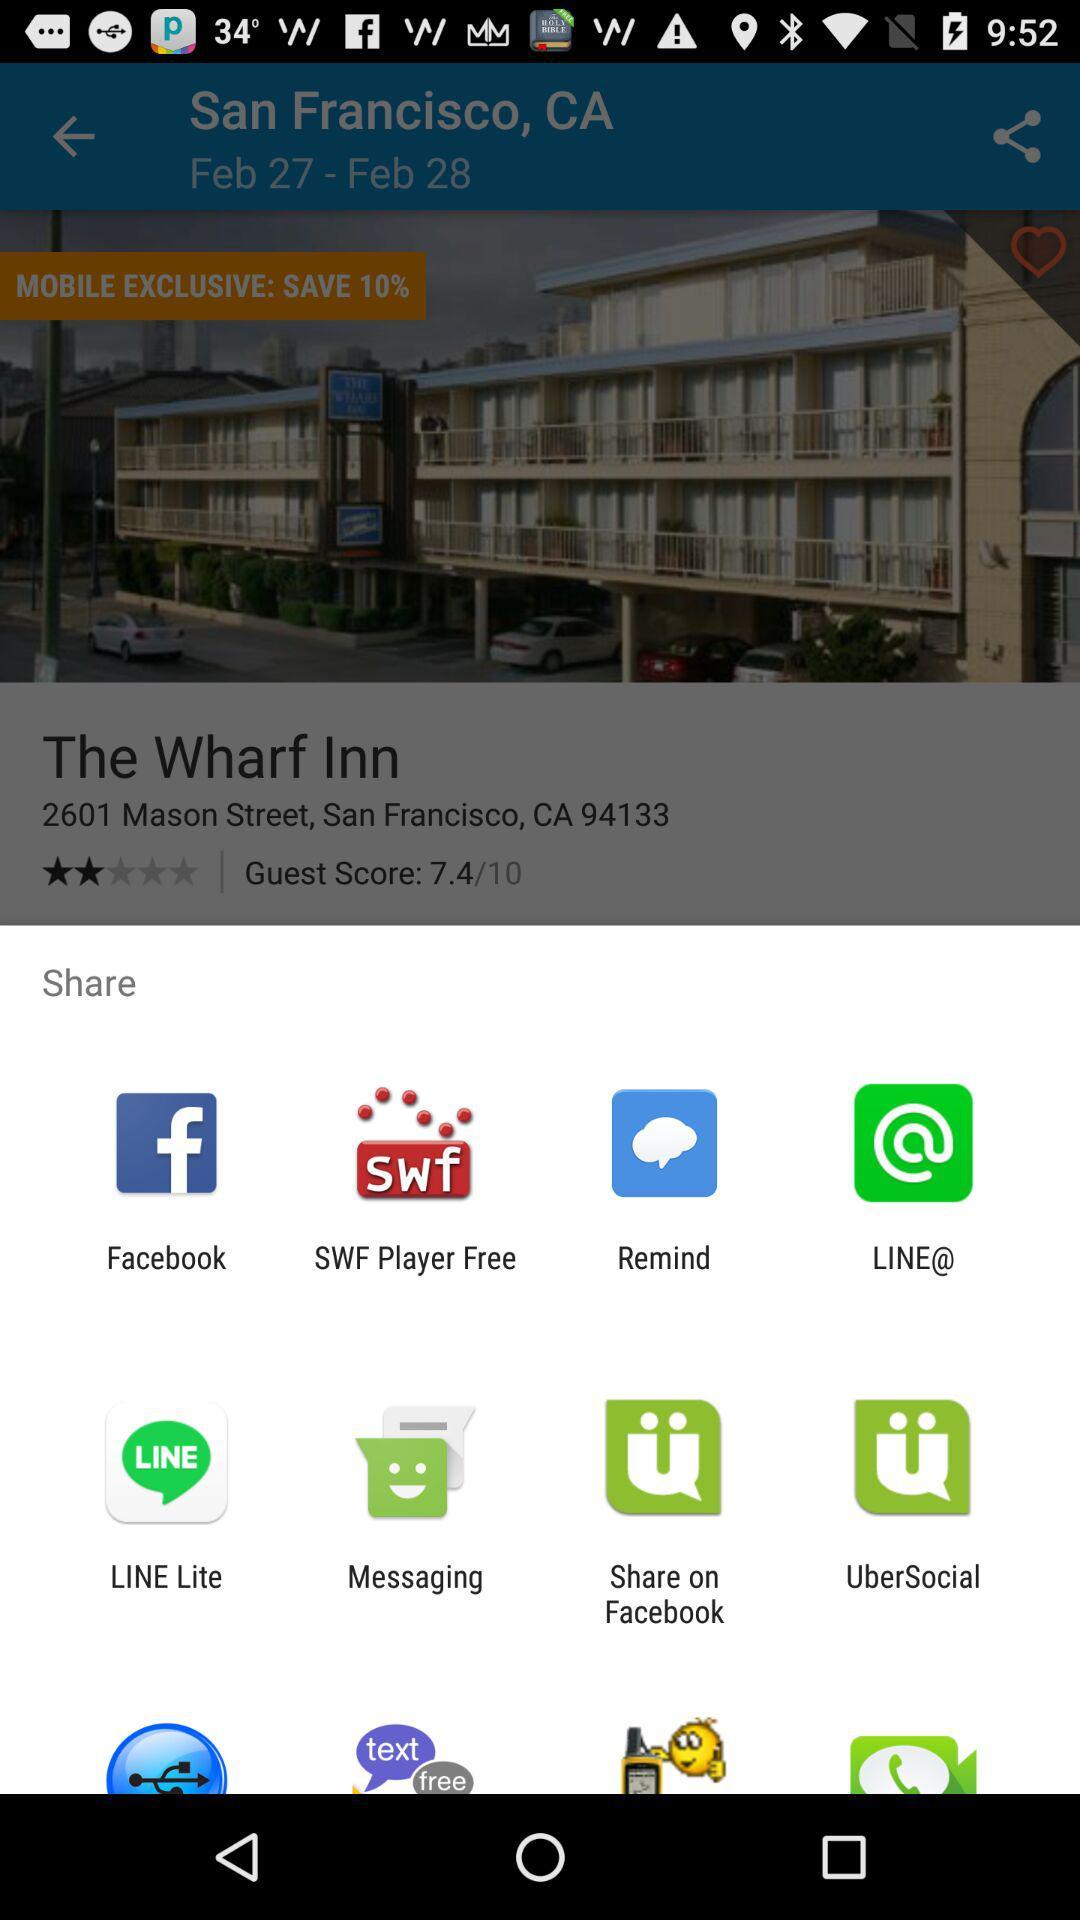 This screenshot has width=1080, height=1920. Describe the element at coordinates (414, 1274) in the screenshot. I see `the swf player free icon` at that location.